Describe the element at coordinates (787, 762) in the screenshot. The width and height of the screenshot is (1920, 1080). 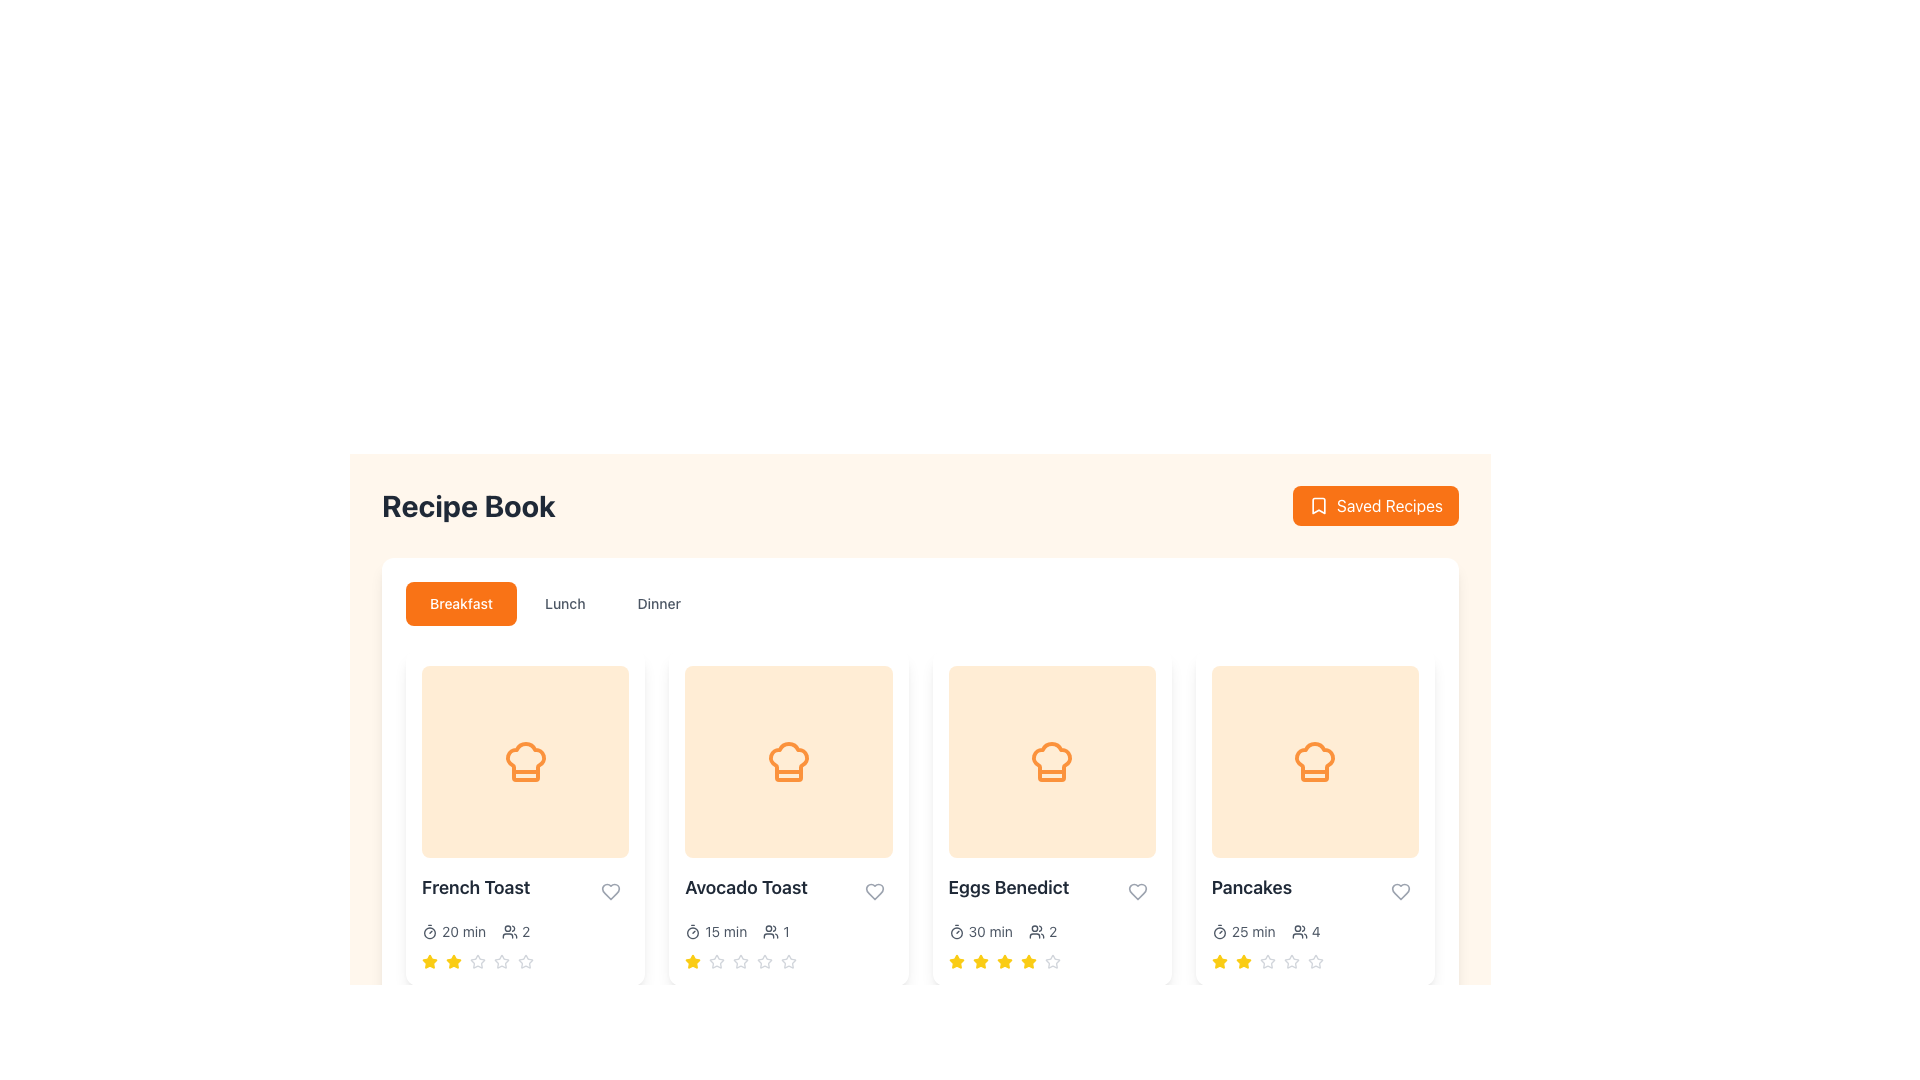
I see `the chef hat icon` at that location.